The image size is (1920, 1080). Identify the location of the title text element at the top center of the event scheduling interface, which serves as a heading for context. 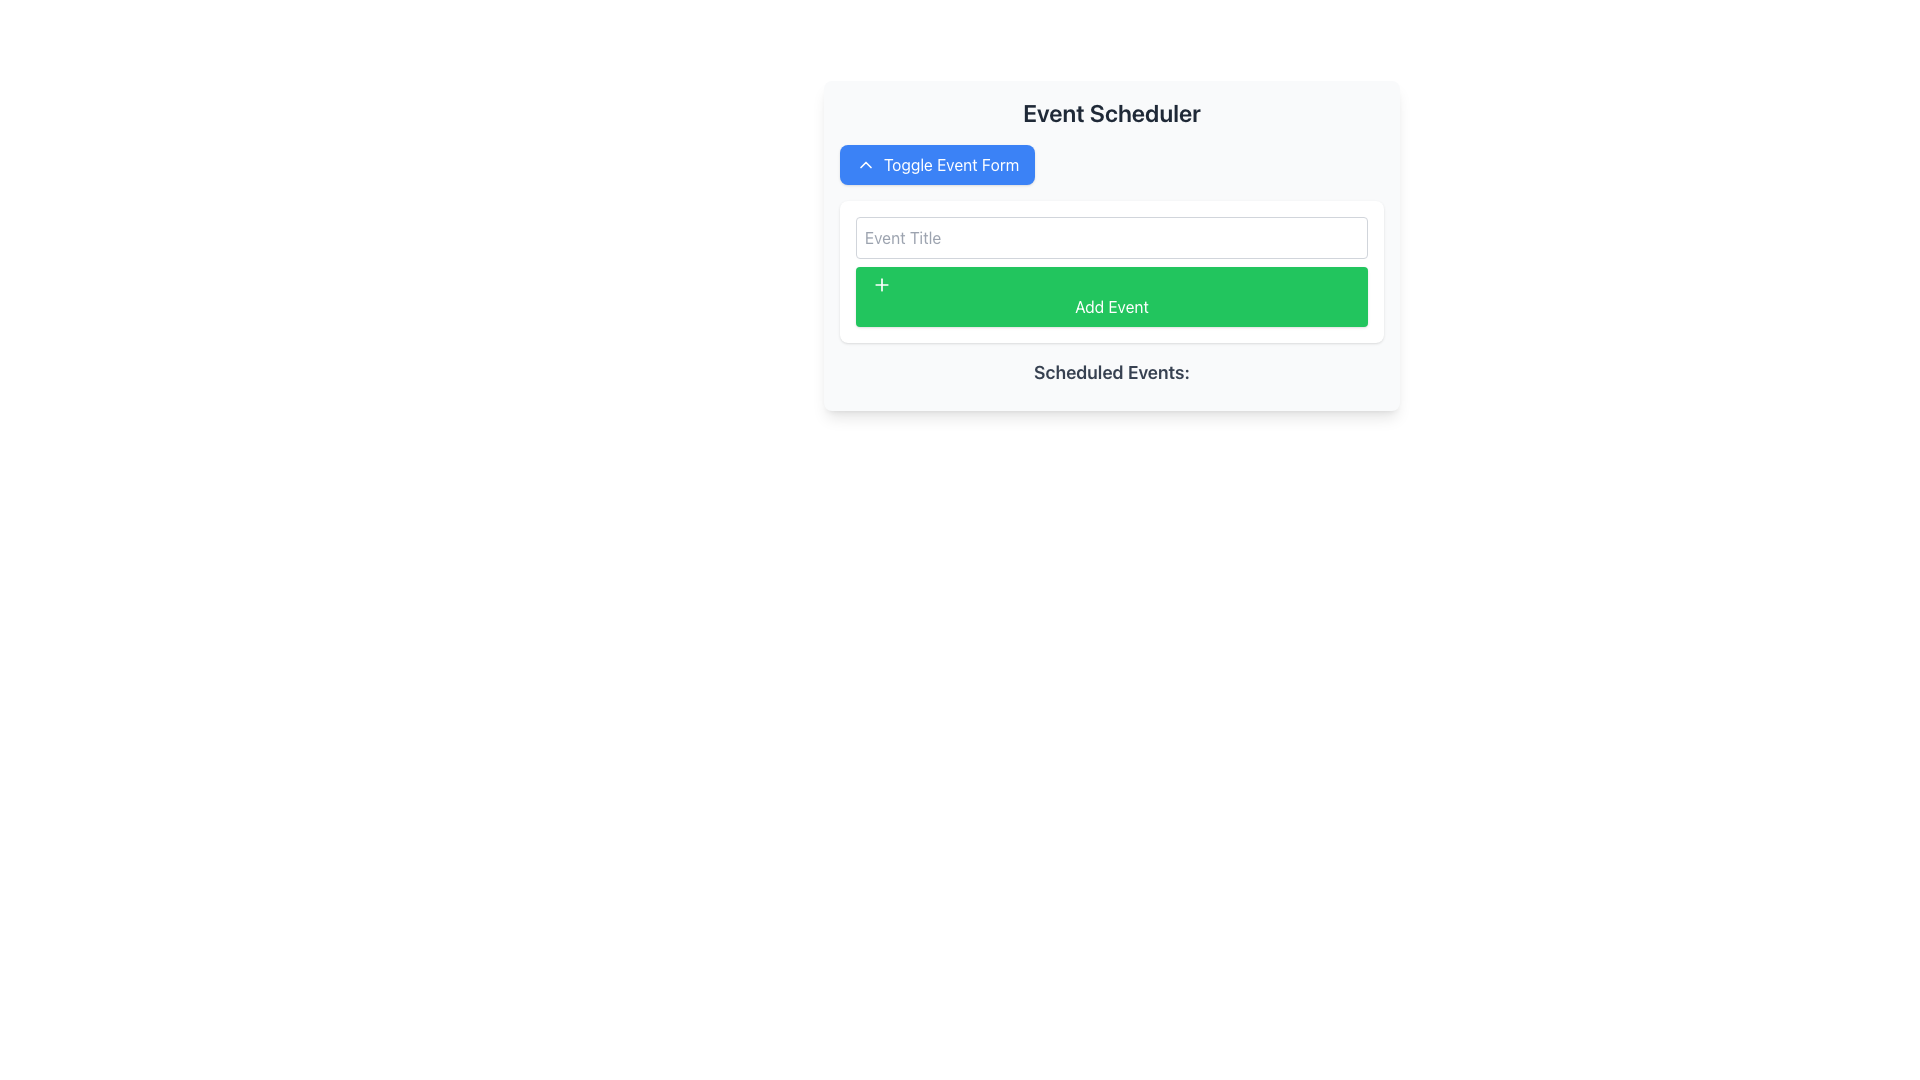
(1111, 112).